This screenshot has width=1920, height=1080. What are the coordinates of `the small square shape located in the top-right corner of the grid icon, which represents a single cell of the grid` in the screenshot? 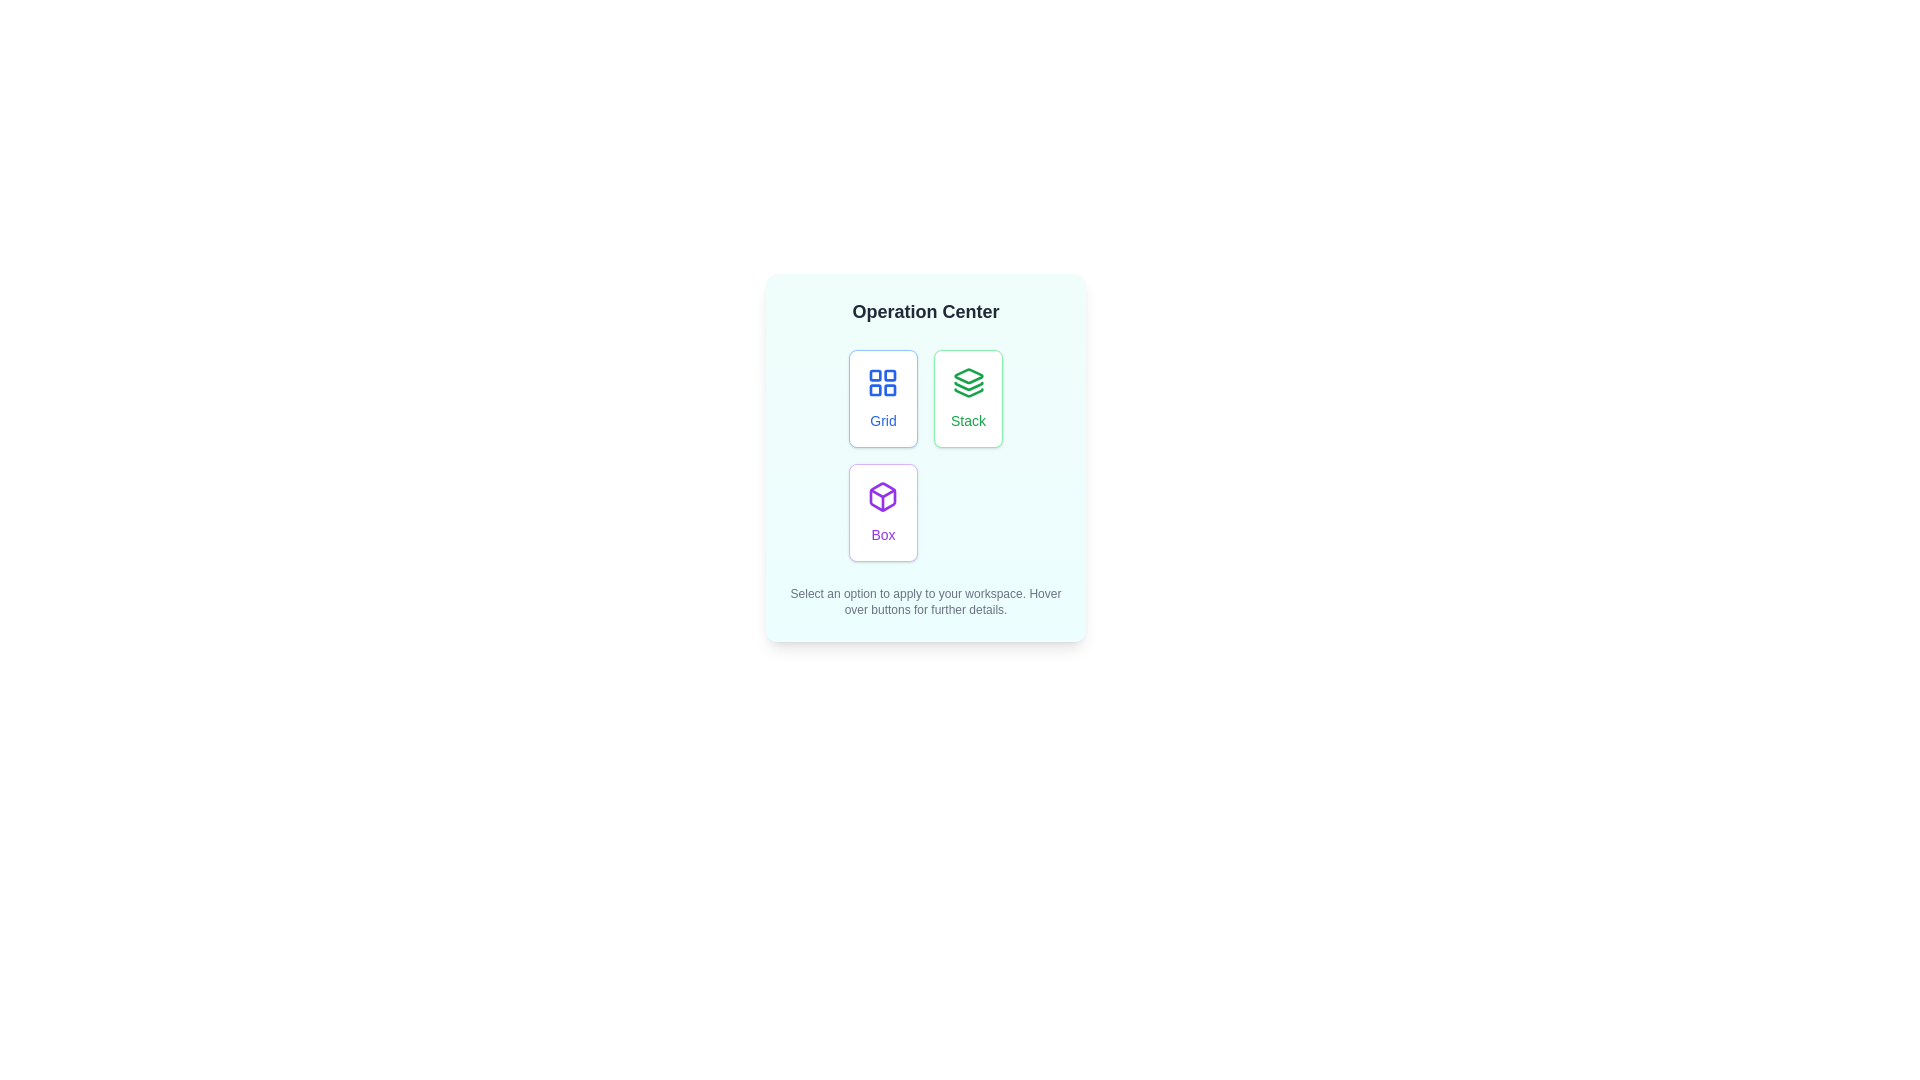 It's located at (889, 375).